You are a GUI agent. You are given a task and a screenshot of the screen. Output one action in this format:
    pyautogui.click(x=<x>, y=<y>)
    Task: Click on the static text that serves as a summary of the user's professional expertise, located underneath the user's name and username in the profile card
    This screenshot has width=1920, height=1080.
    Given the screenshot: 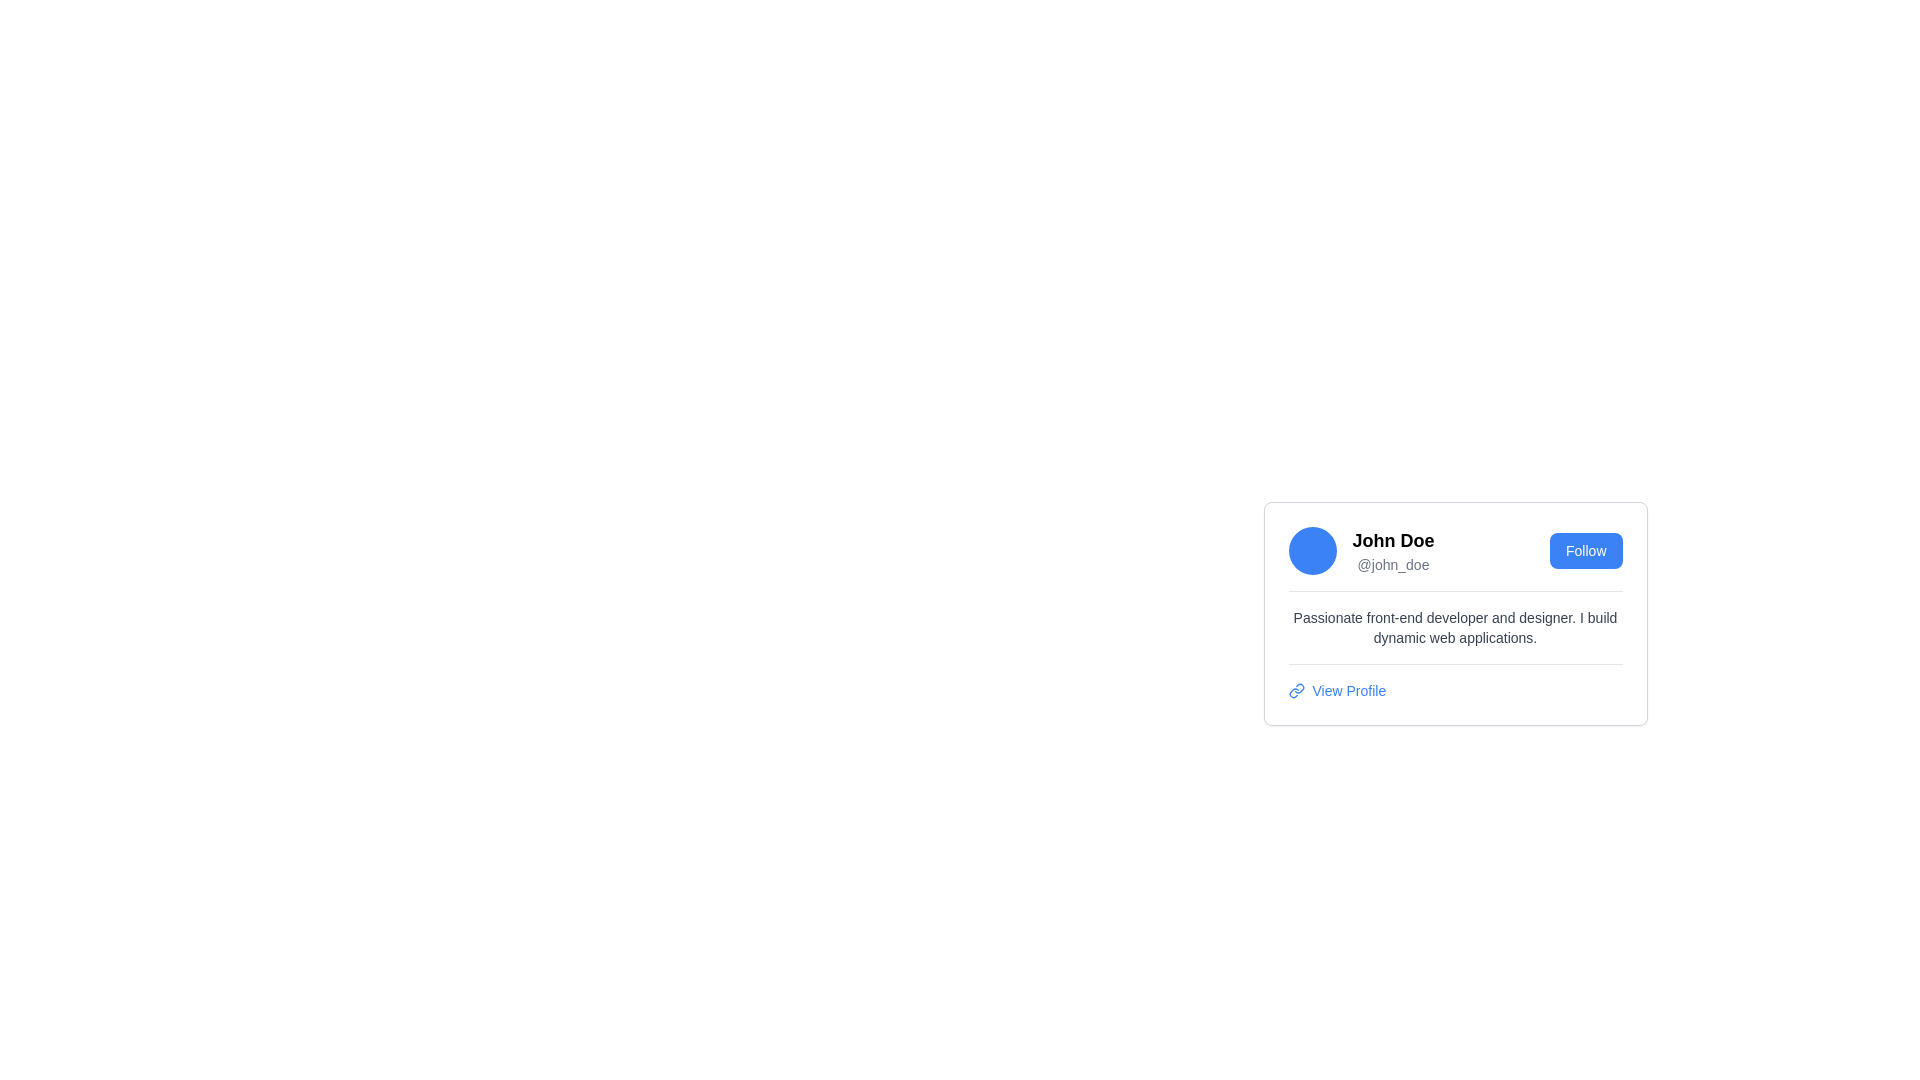 What is the action you would take?
    pyautogui.click(x=1455, y=627)
    